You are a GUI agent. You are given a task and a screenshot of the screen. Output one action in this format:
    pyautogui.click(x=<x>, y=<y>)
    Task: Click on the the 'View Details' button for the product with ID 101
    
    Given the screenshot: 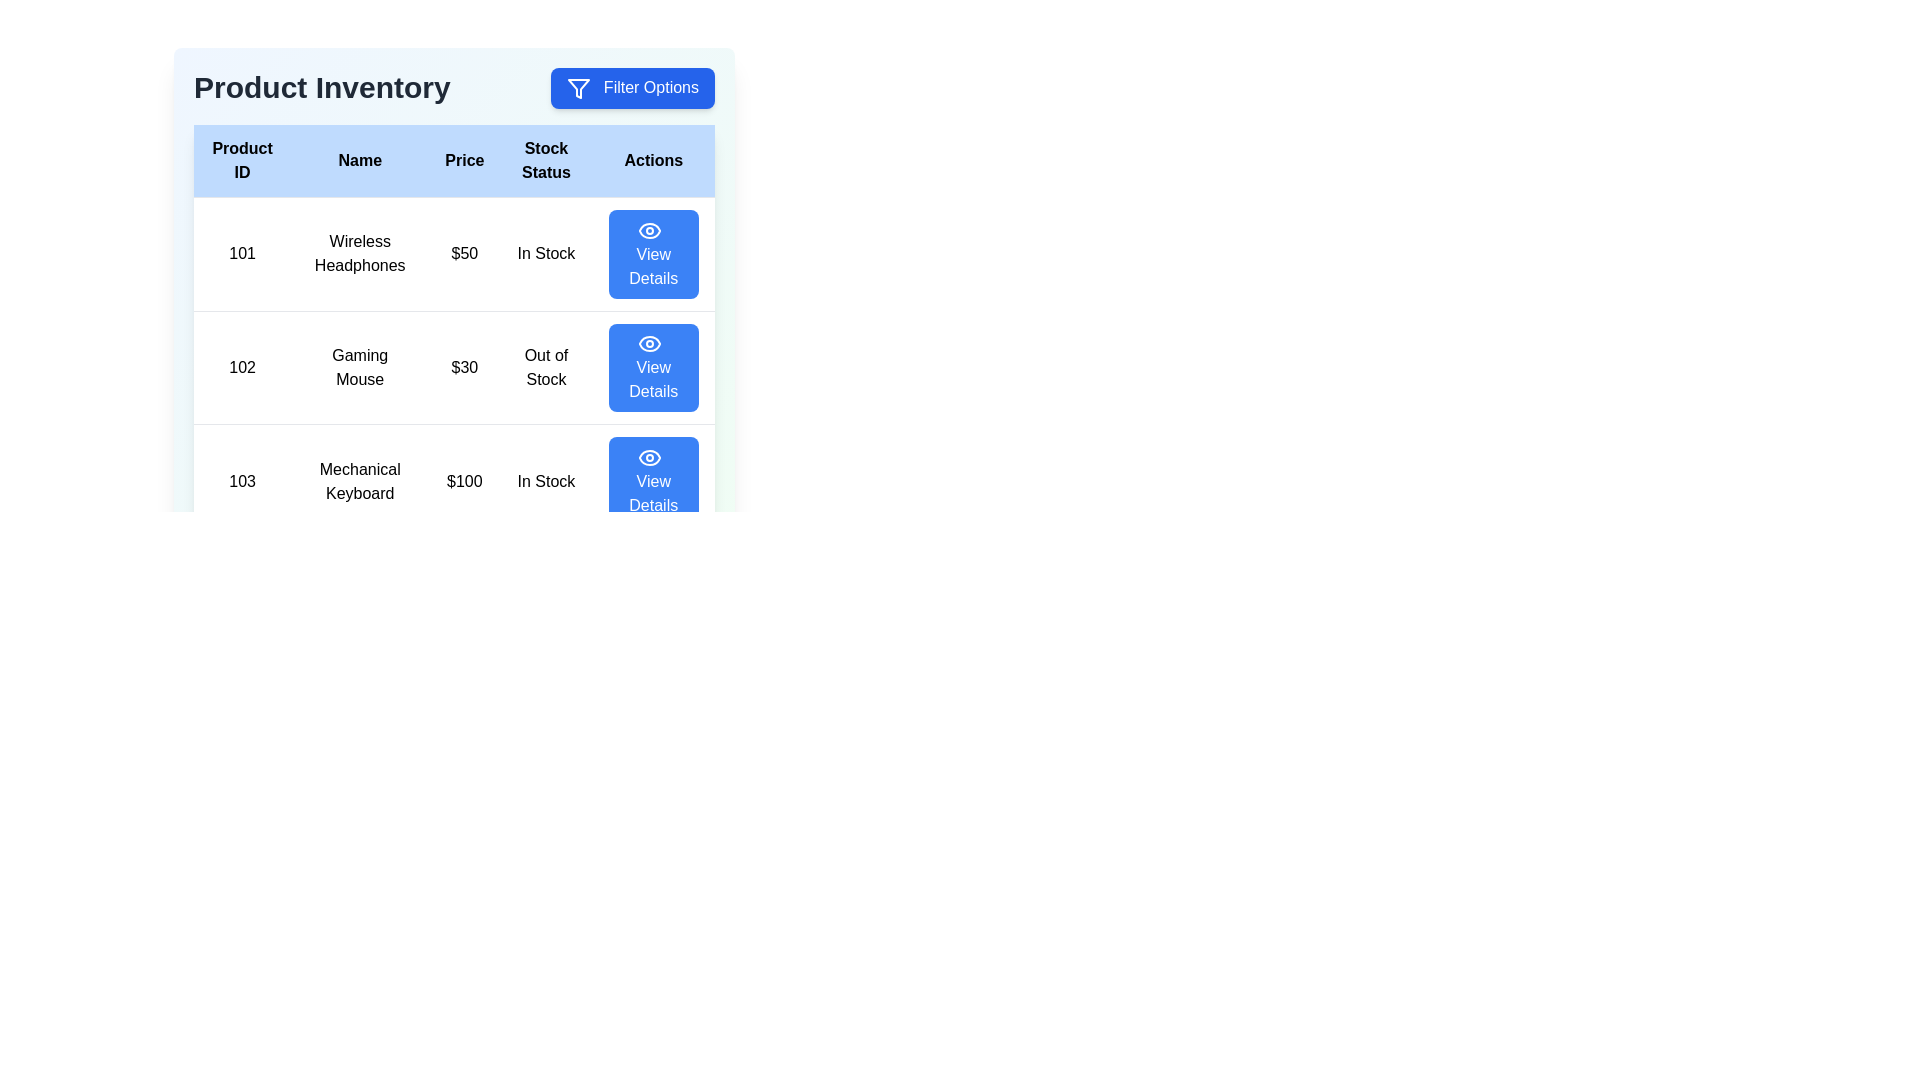 What is the action you would take?
    pyautogui.click(x=653, y=253)
    